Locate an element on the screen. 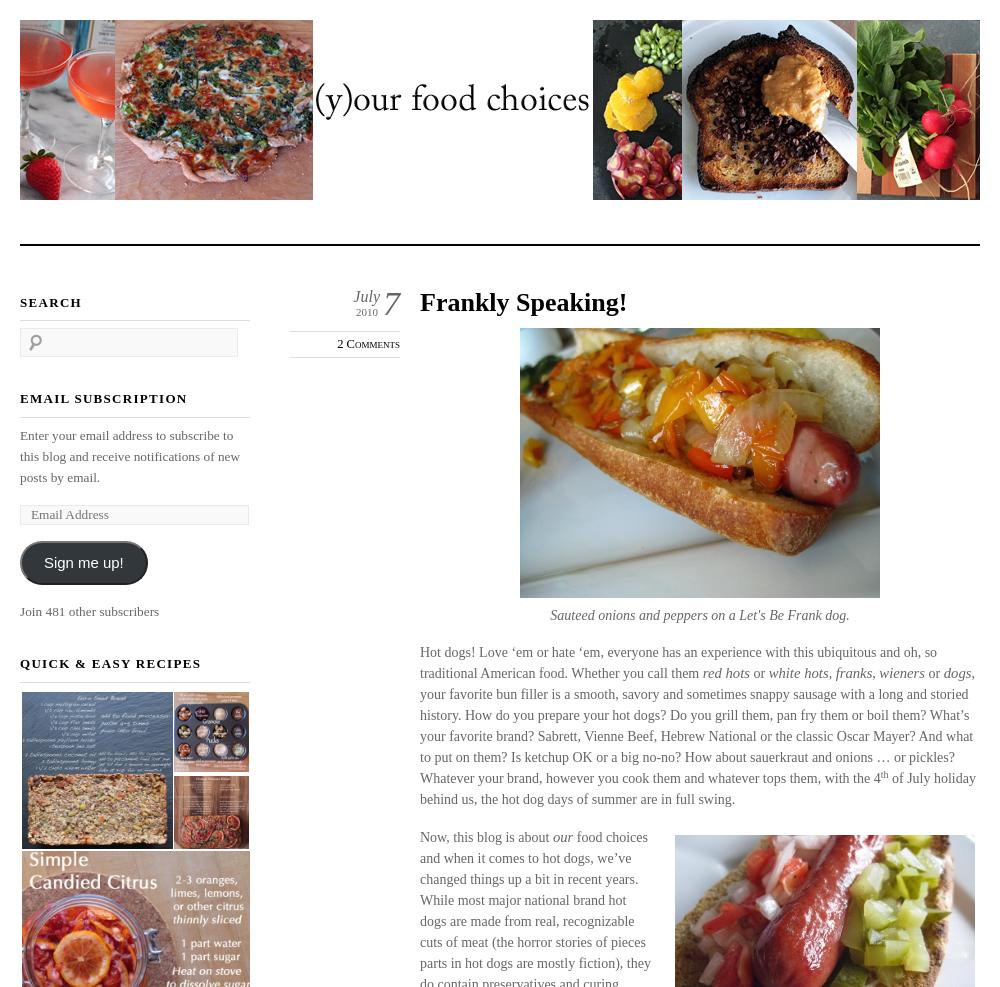  'Hot dogs! Love ‘em or hate ‘em, everyone has an experience with this ubiquitous and oh, so traditional American food. Whether you call them' is located at coordinates (678, 661).